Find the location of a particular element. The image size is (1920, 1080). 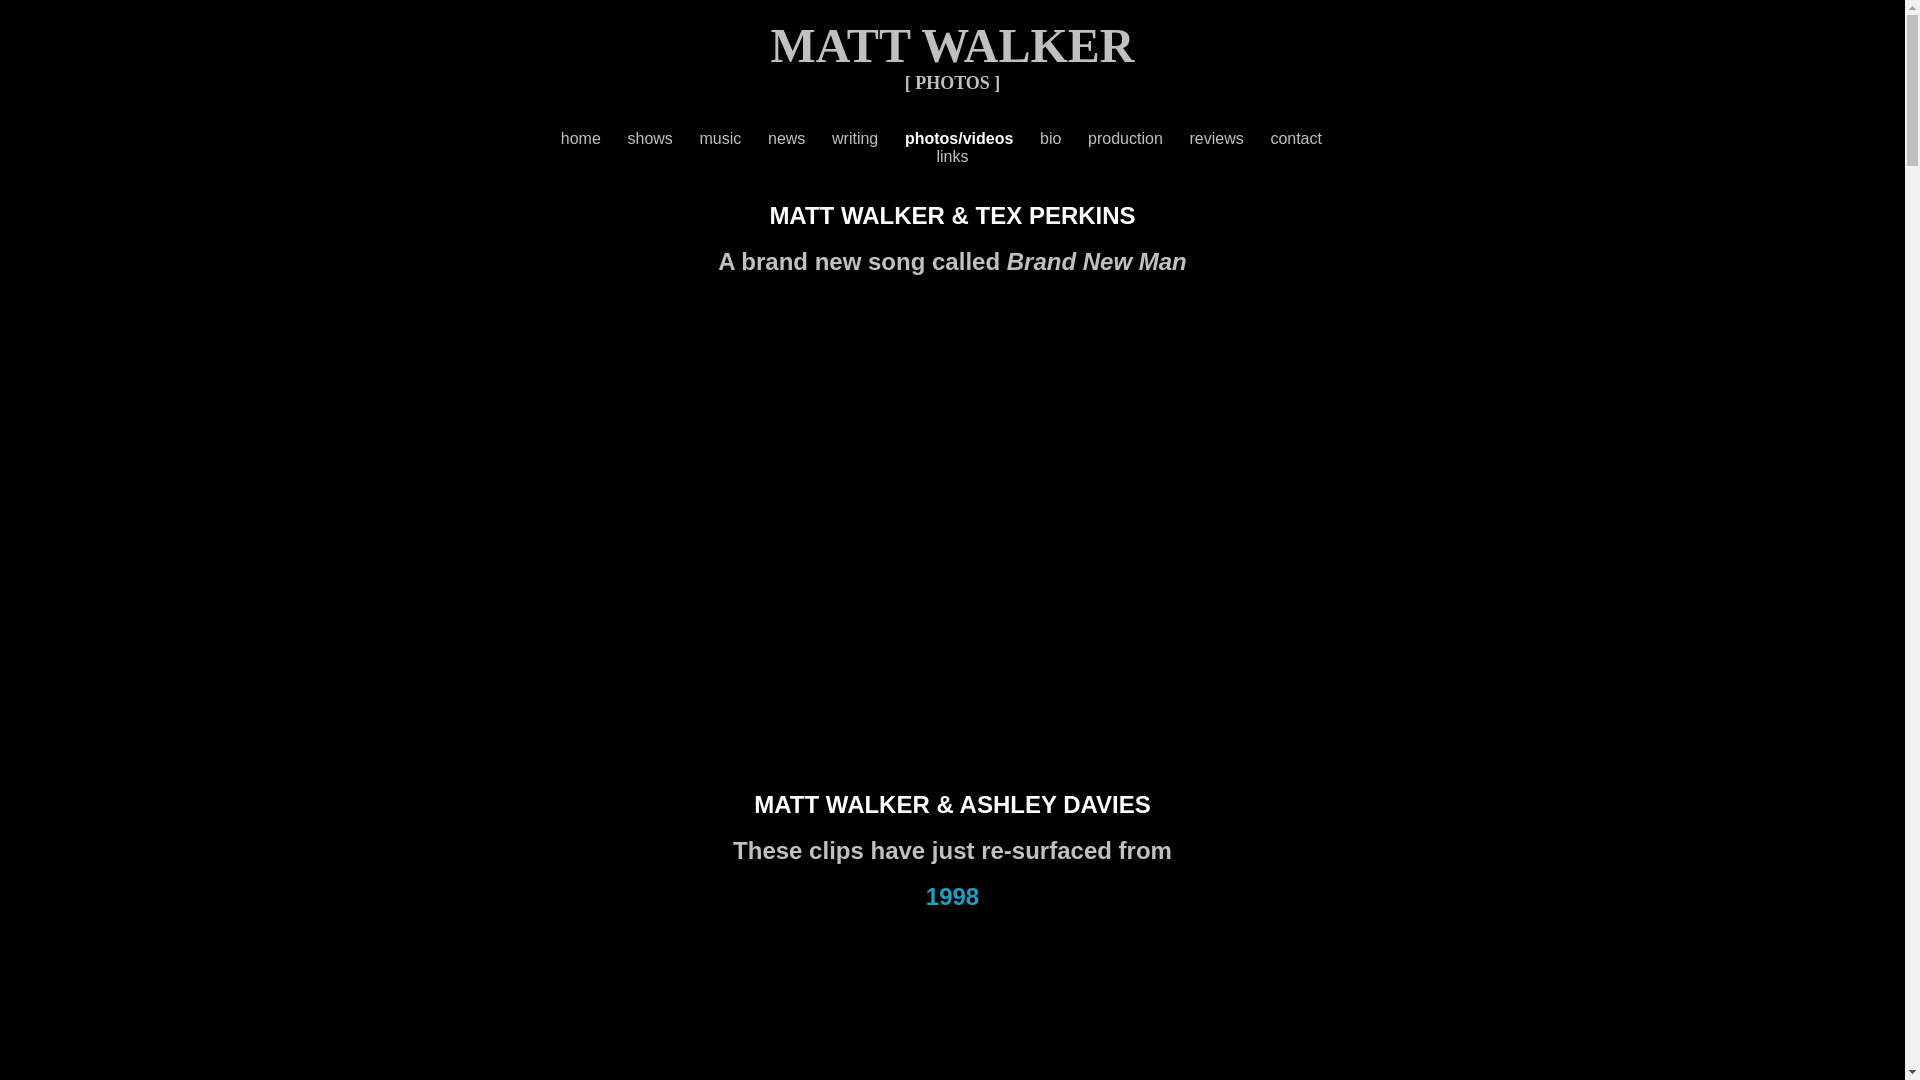

'music     ' is located at coordinates (733, 137).